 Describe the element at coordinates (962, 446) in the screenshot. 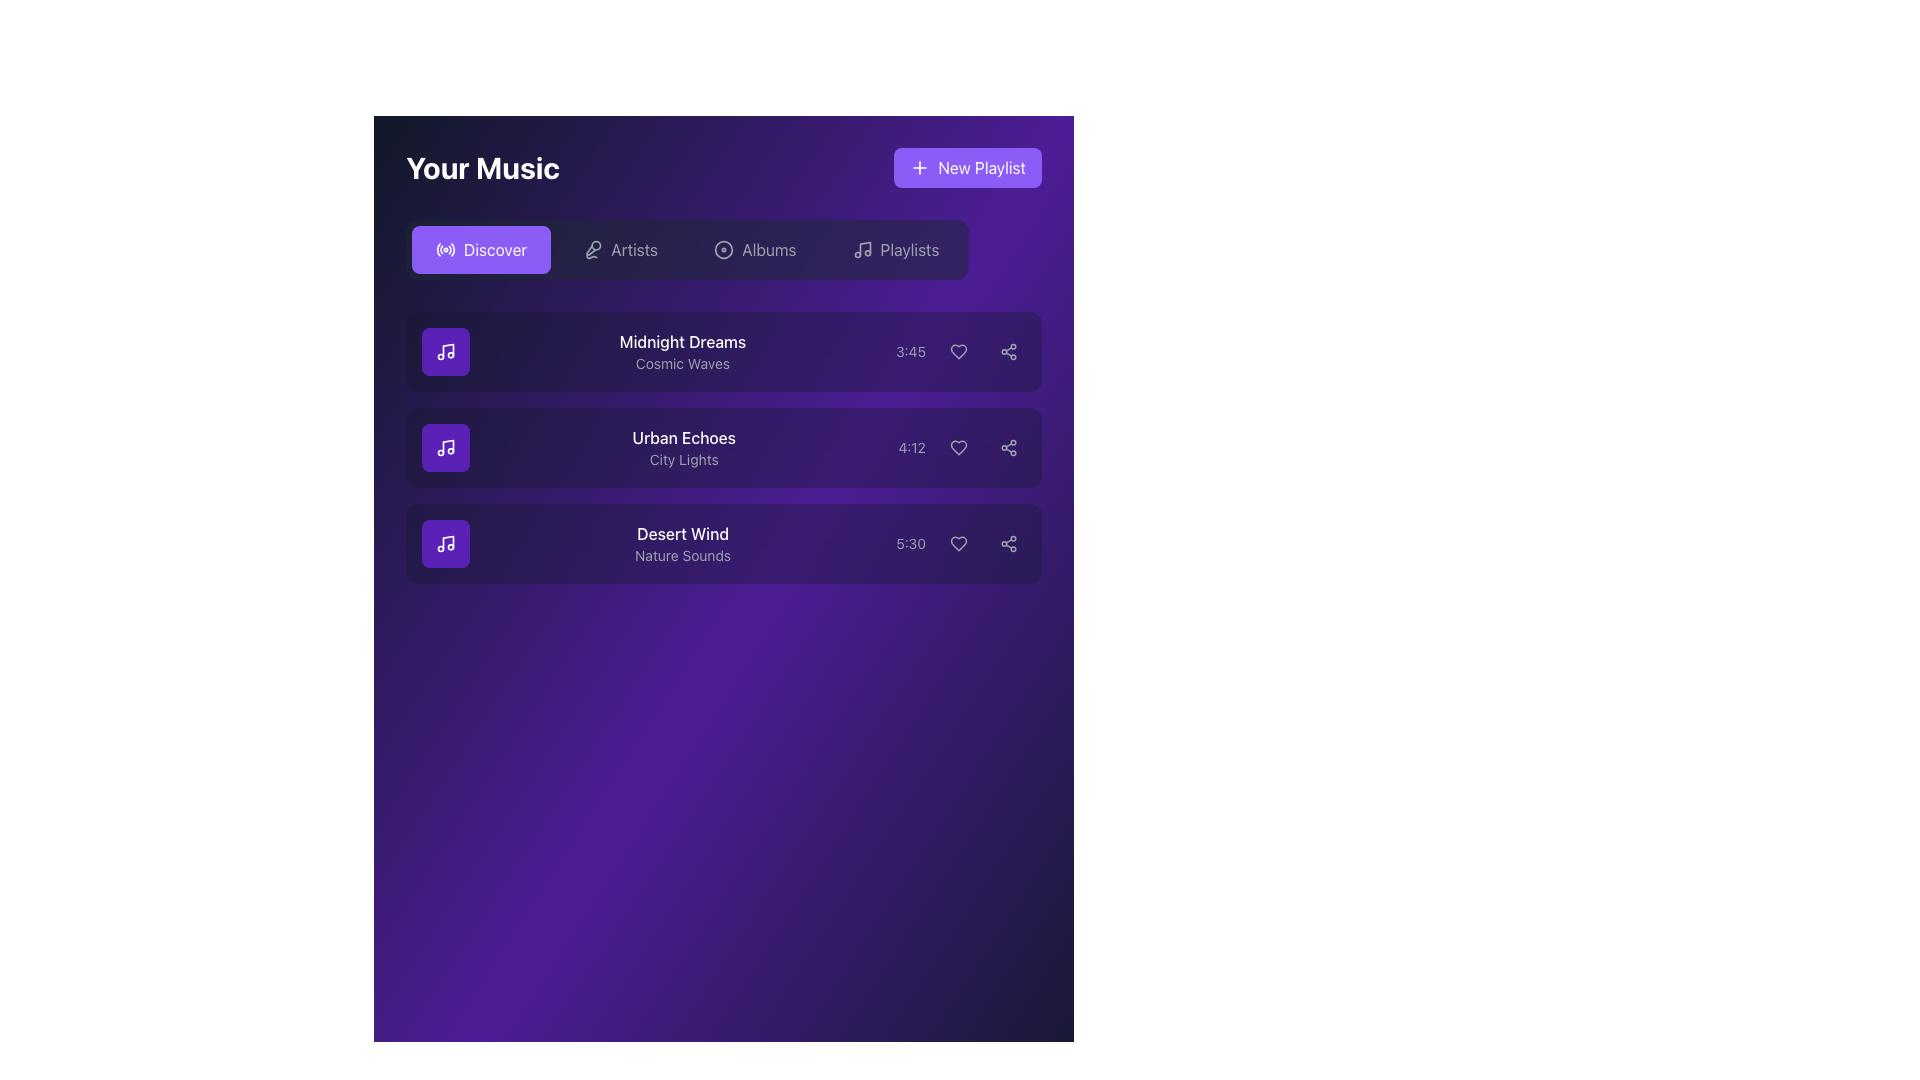

I see `the favorite button for 'Urban Echoes - City Lights' to mark it as a favorite` at that location.